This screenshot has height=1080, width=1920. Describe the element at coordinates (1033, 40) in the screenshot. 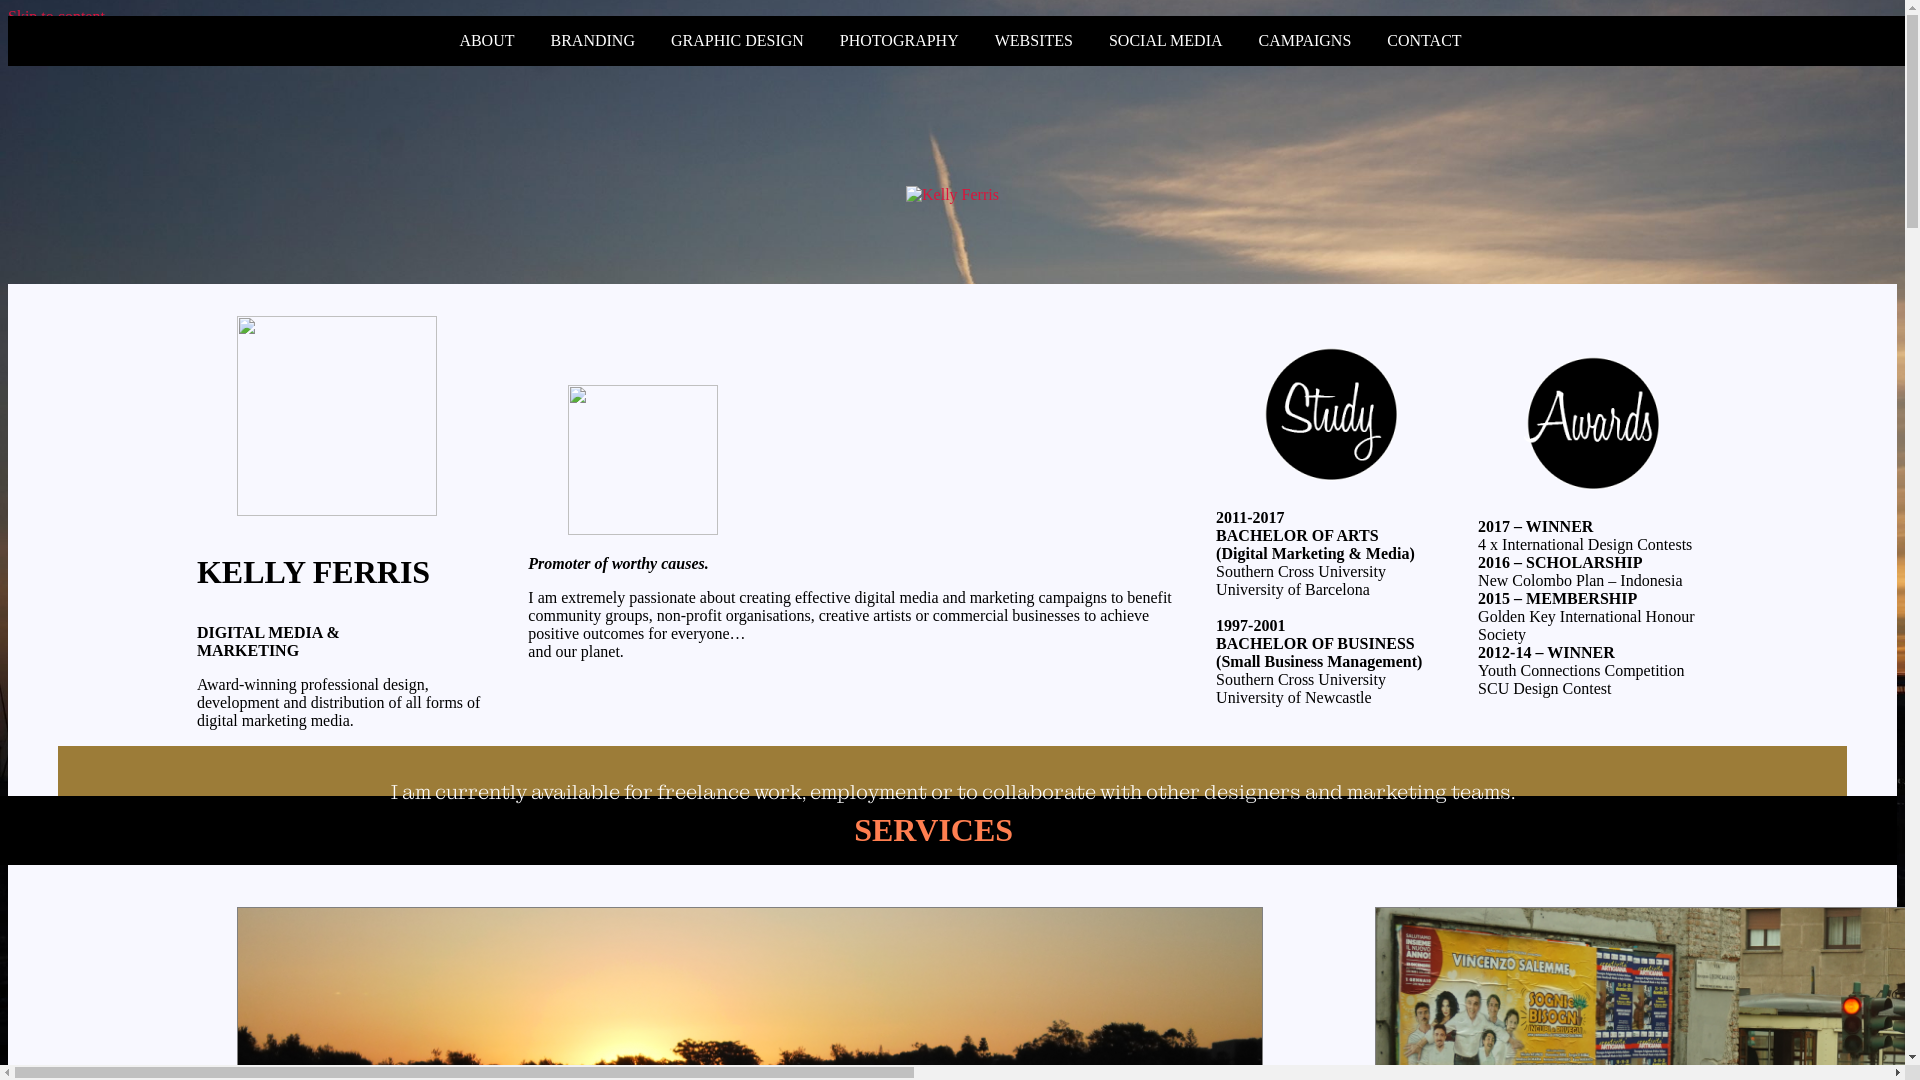

I see `'WEBSITES'` at that location.